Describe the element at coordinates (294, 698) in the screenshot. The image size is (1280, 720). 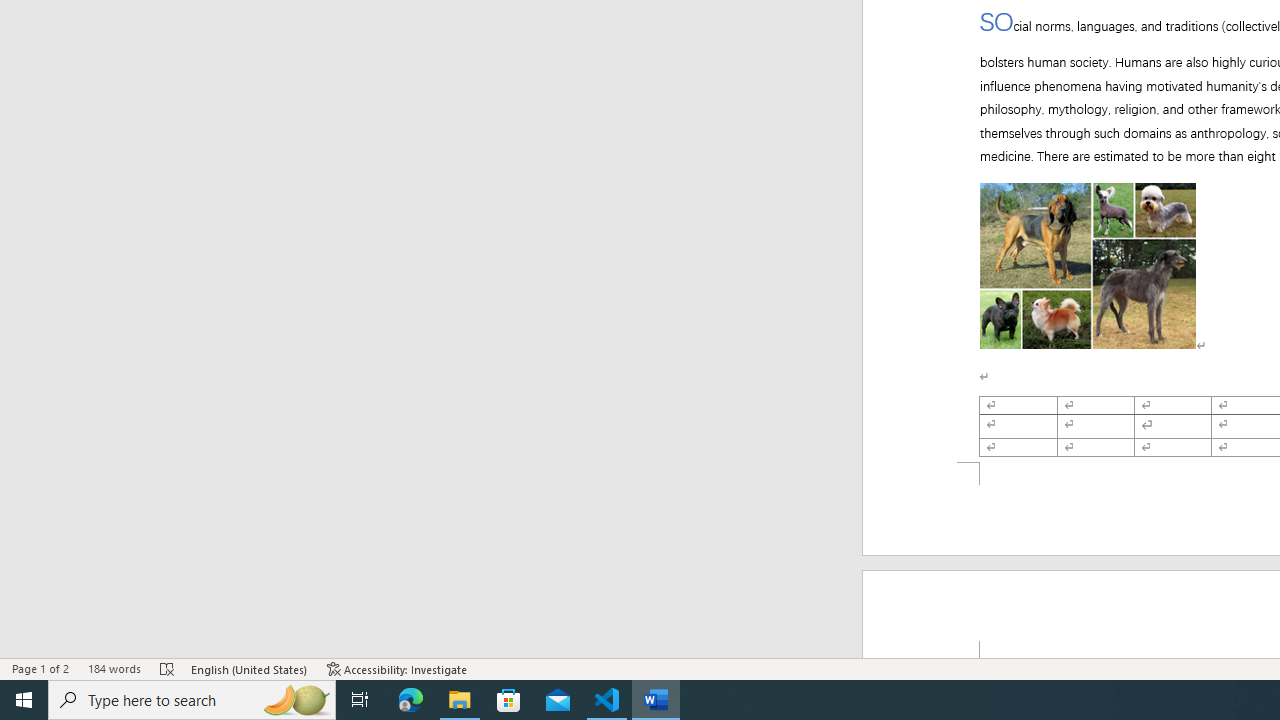
I see `'Search highlights icon opens search home window'` at that location.